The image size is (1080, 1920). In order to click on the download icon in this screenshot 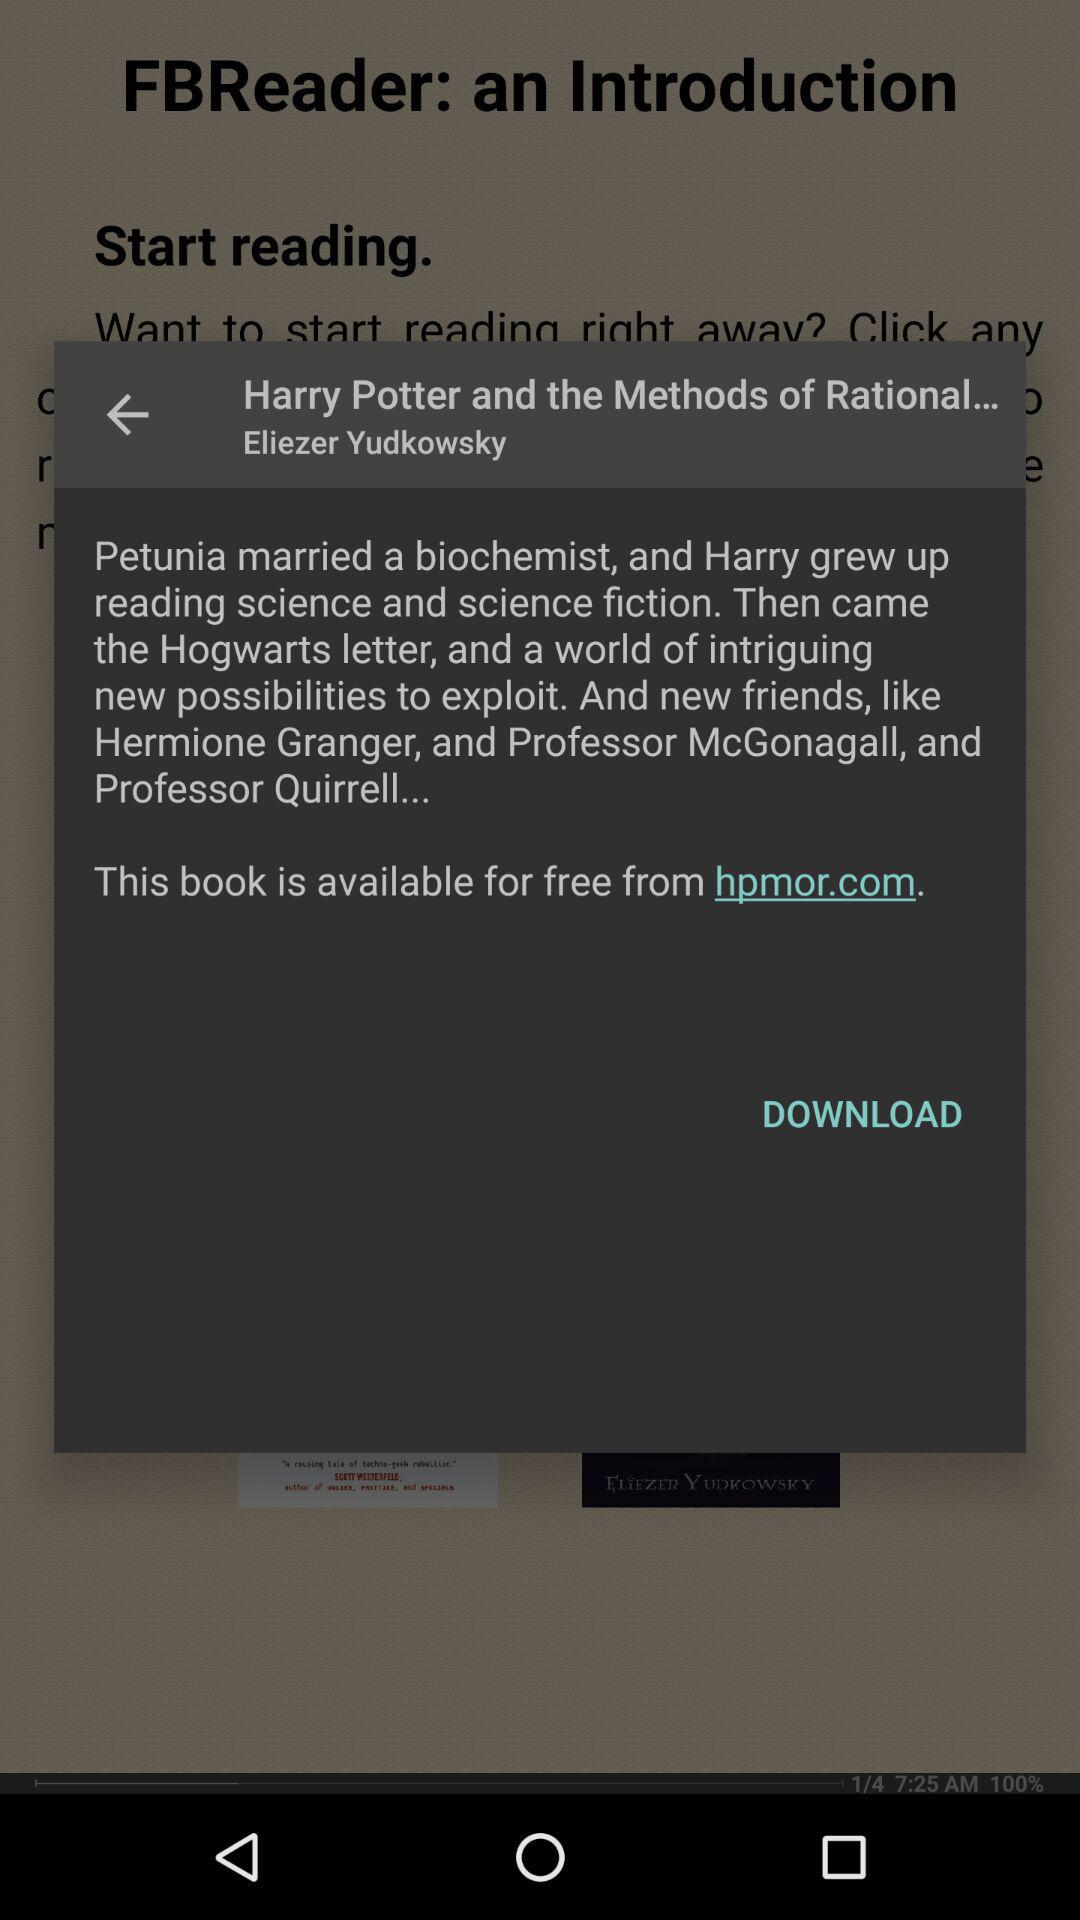, I will do `click(861, 1112)`.